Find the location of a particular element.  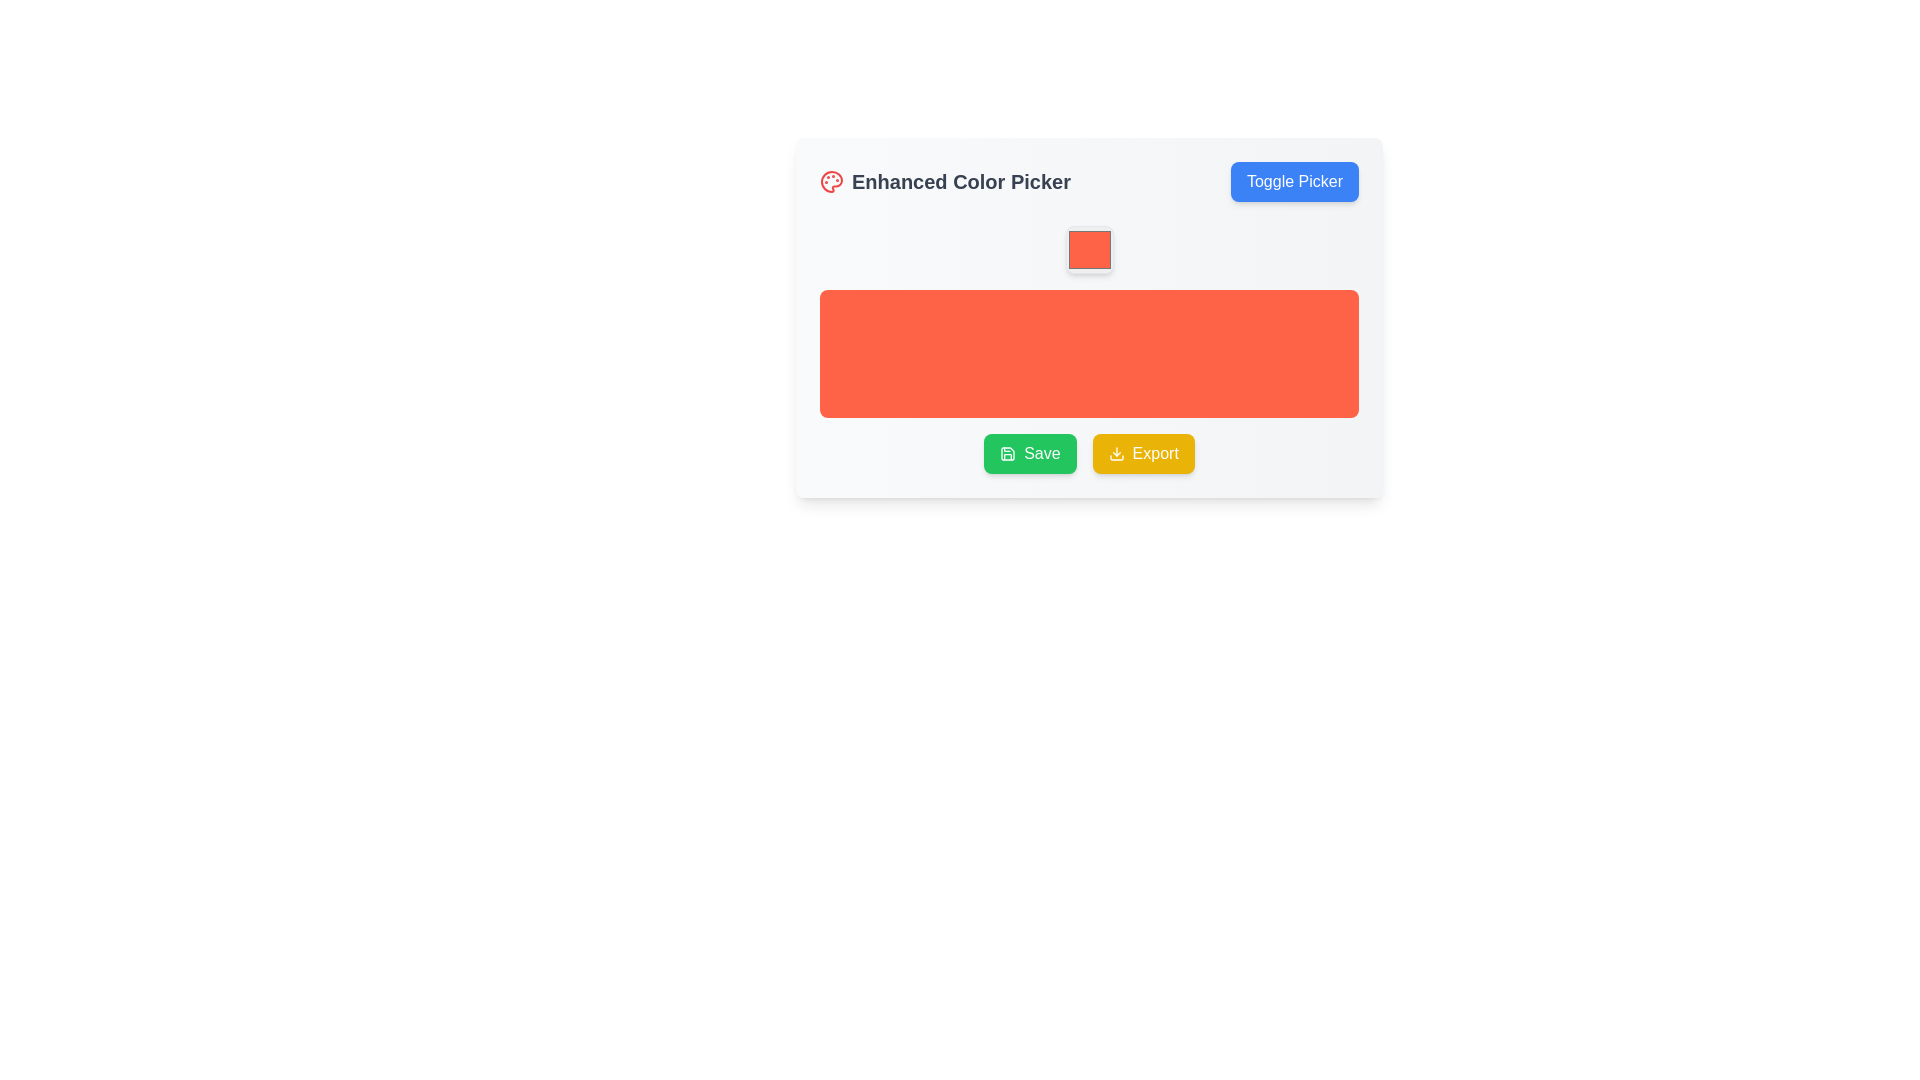

the small download icon within the 'Export' button, which has white text on a yellow background and is located at the bottom right-hand corner of the card-like interface is located at coordinates (1115, 454).